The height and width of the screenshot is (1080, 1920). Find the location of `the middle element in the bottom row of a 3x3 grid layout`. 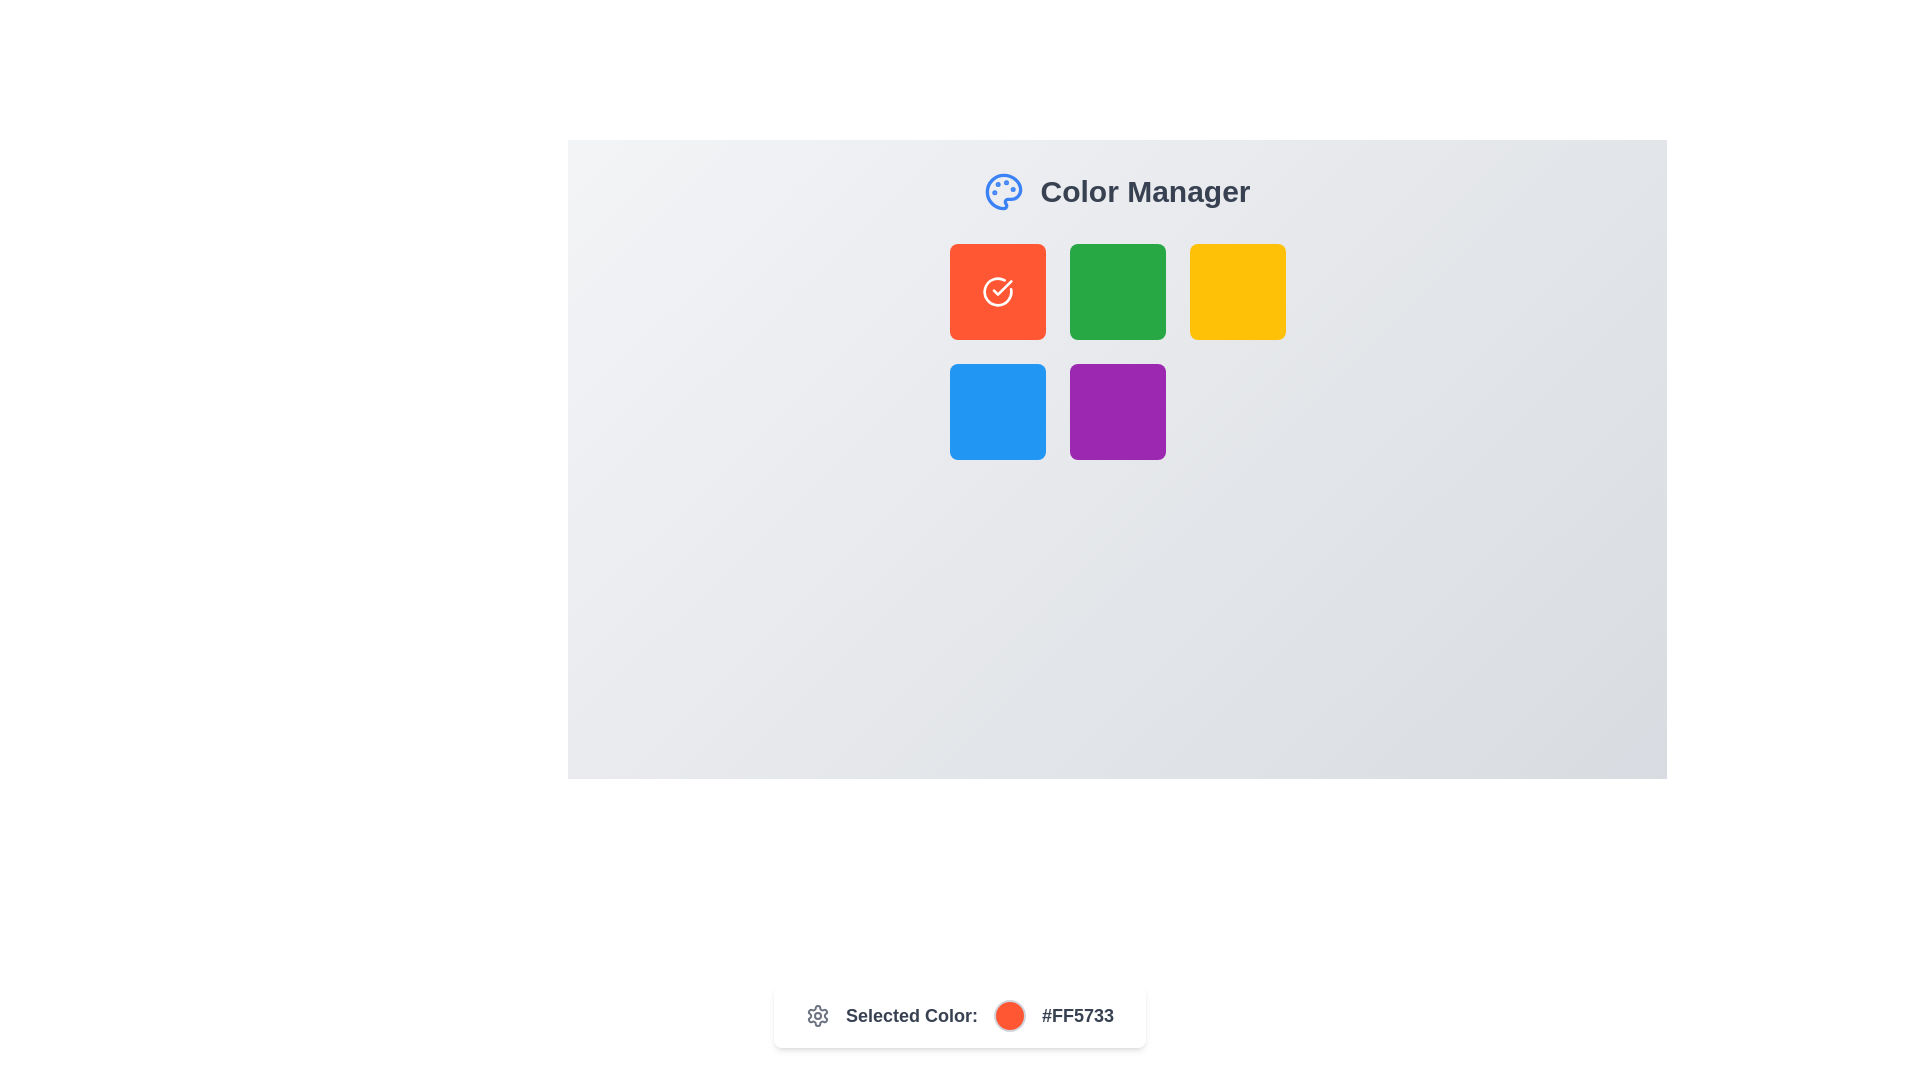

the middle element in the bottom row of a 3x3 grid layout is located at coordinates (1116, 411).